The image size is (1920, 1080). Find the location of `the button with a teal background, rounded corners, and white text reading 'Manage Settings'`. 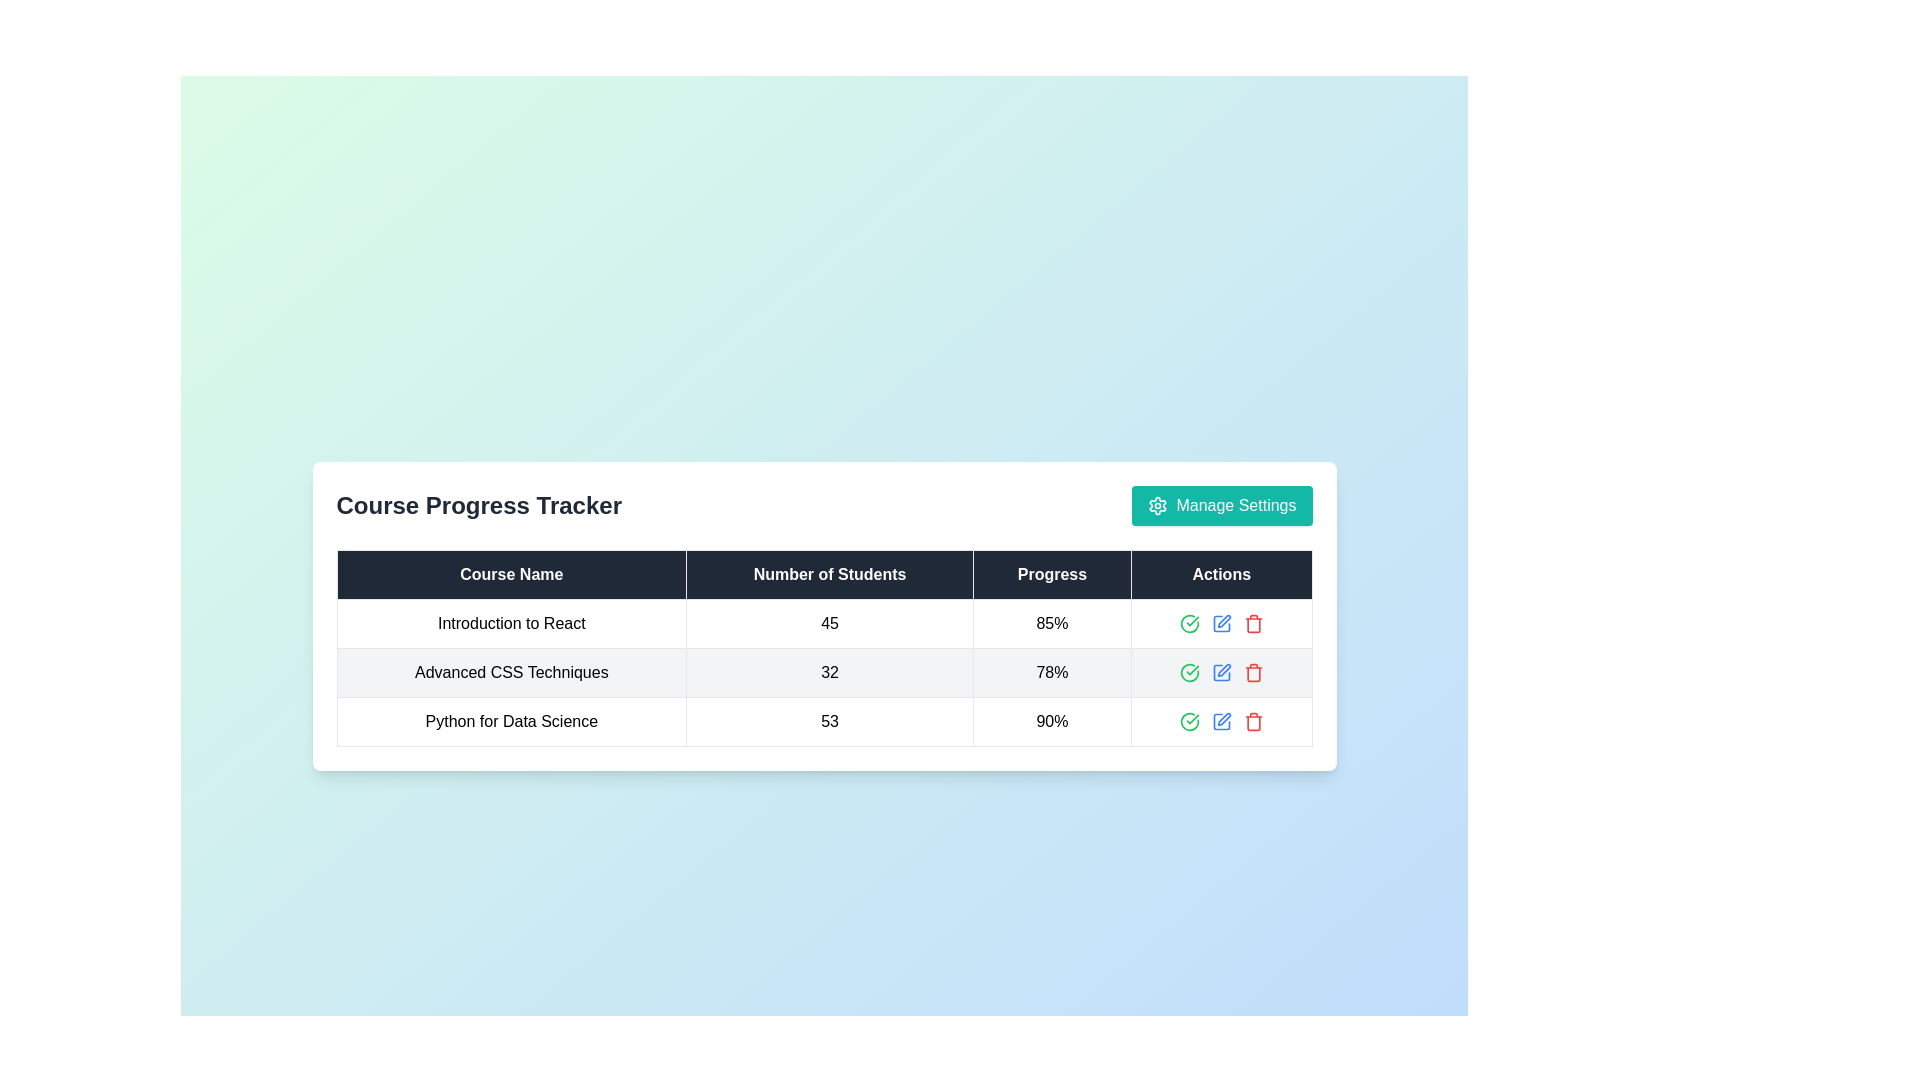

the button with a teal background, rounded corners, and white text reading 'Manage Settings' is located at coordinates (1221, 504).